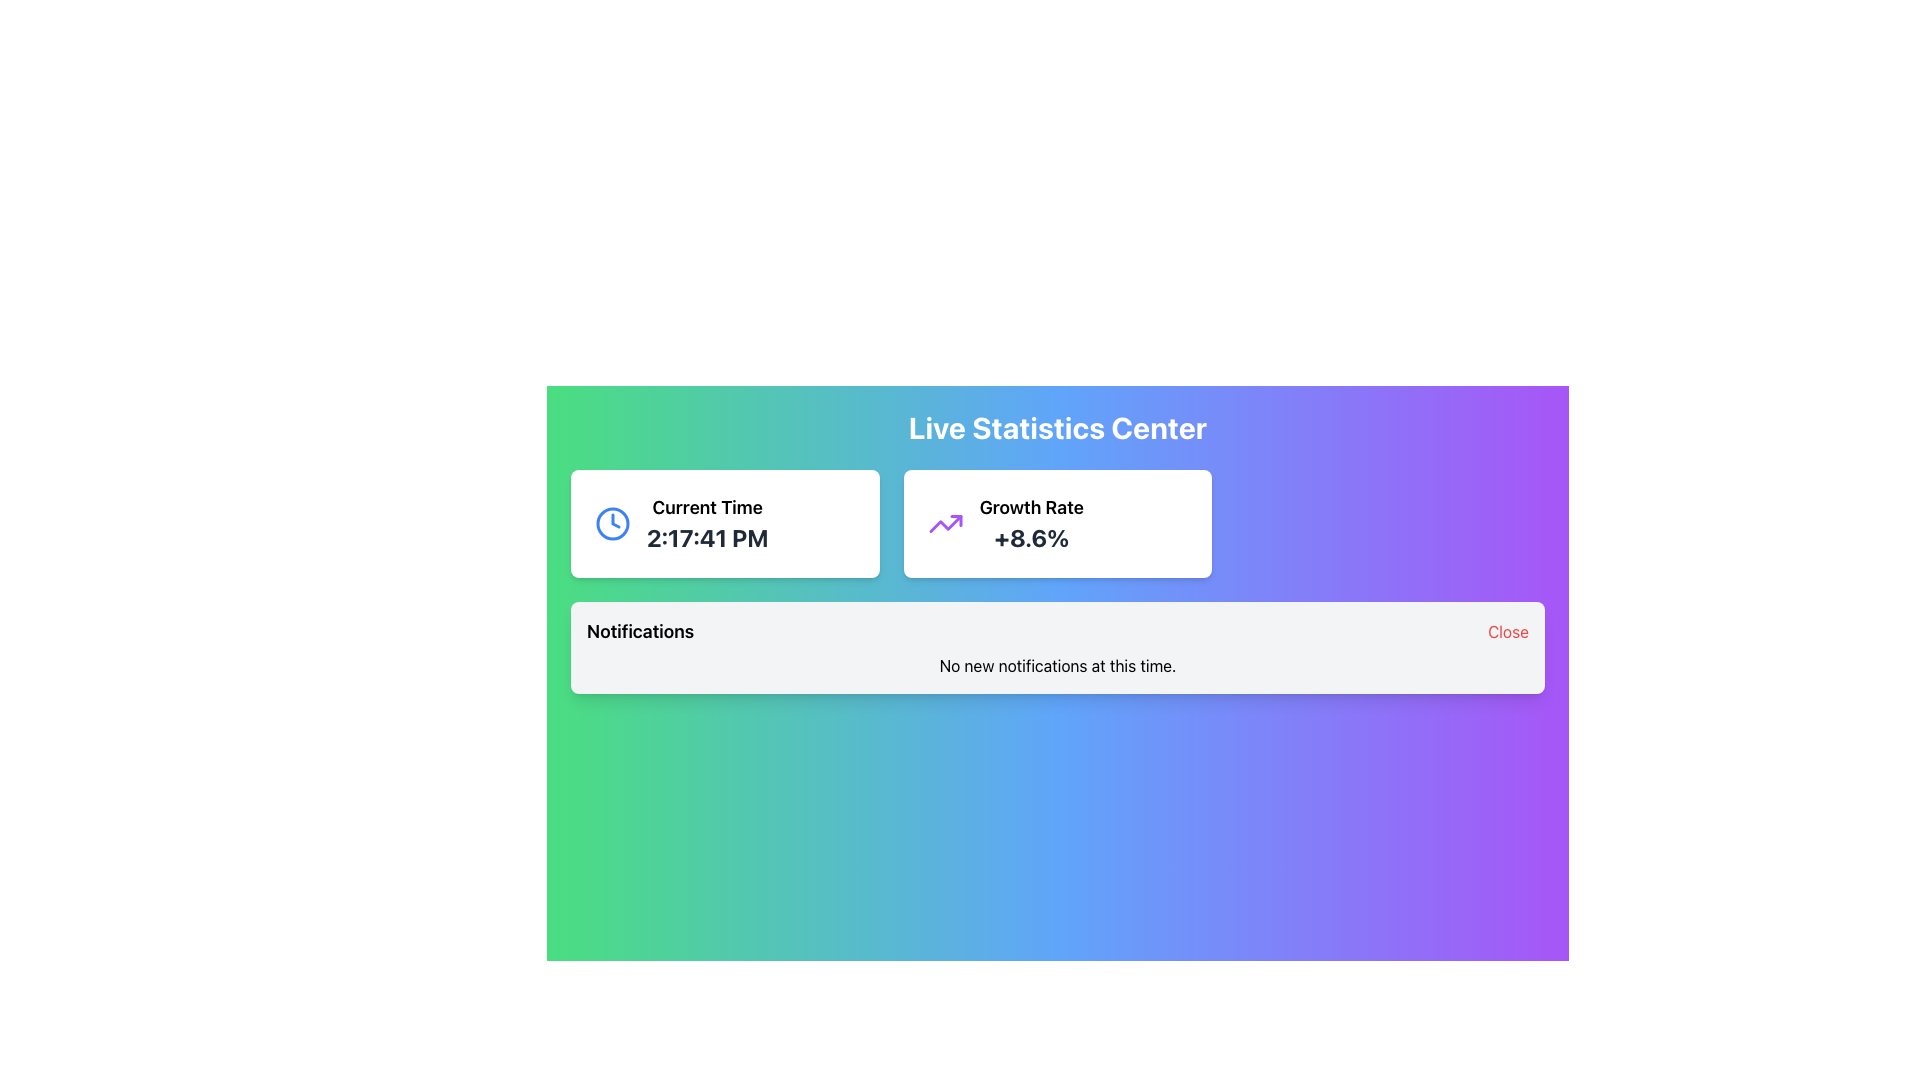 The height and width of the screenshot is (1080, 1920). Describe the element at coordinates (640, 632) in the screenshot. I see `the text label displaying 'Notifications', which is styled in bold and prominently positioned within a light background rectangle in the top-left section of the horizontal bar` at that location.